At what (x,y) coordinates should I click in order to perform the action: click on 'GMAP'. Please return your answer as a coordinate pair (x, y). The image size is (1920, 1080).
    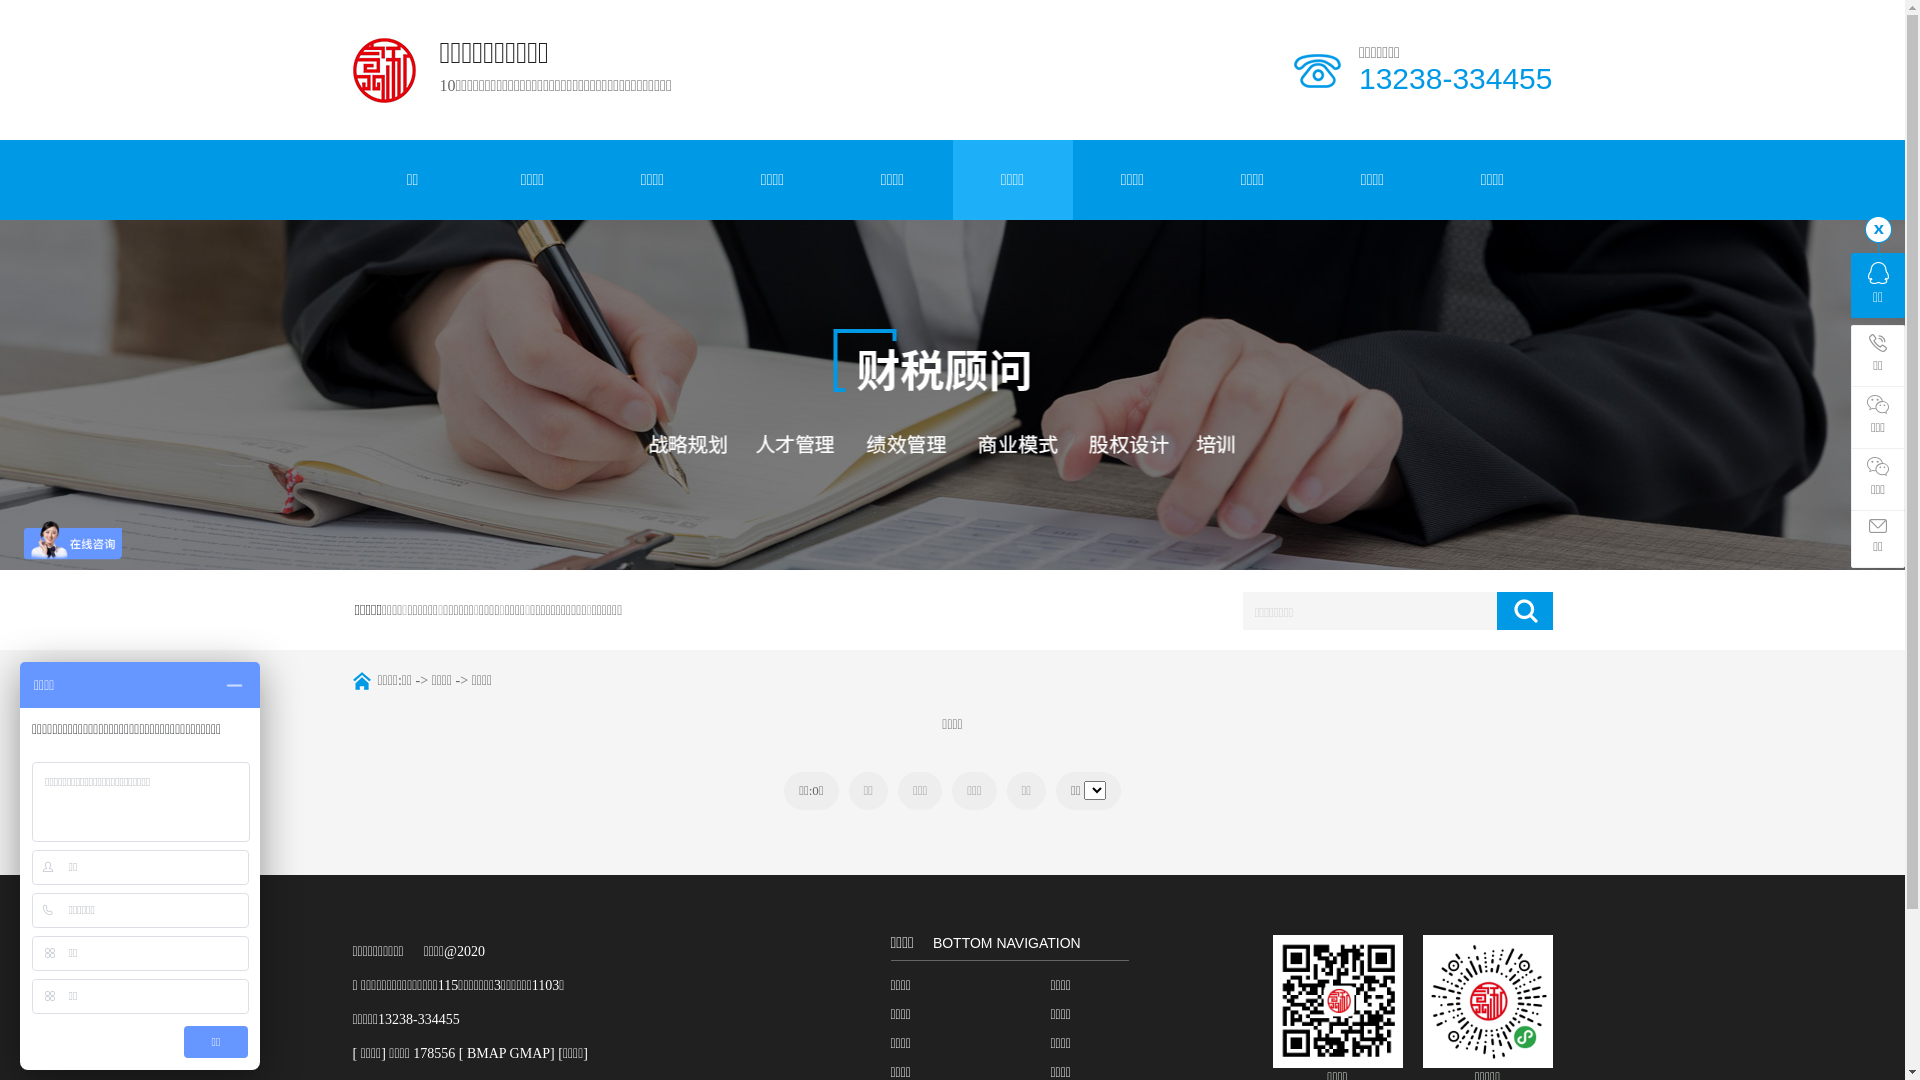
    Looking at the image, I should click on (529, 1052).